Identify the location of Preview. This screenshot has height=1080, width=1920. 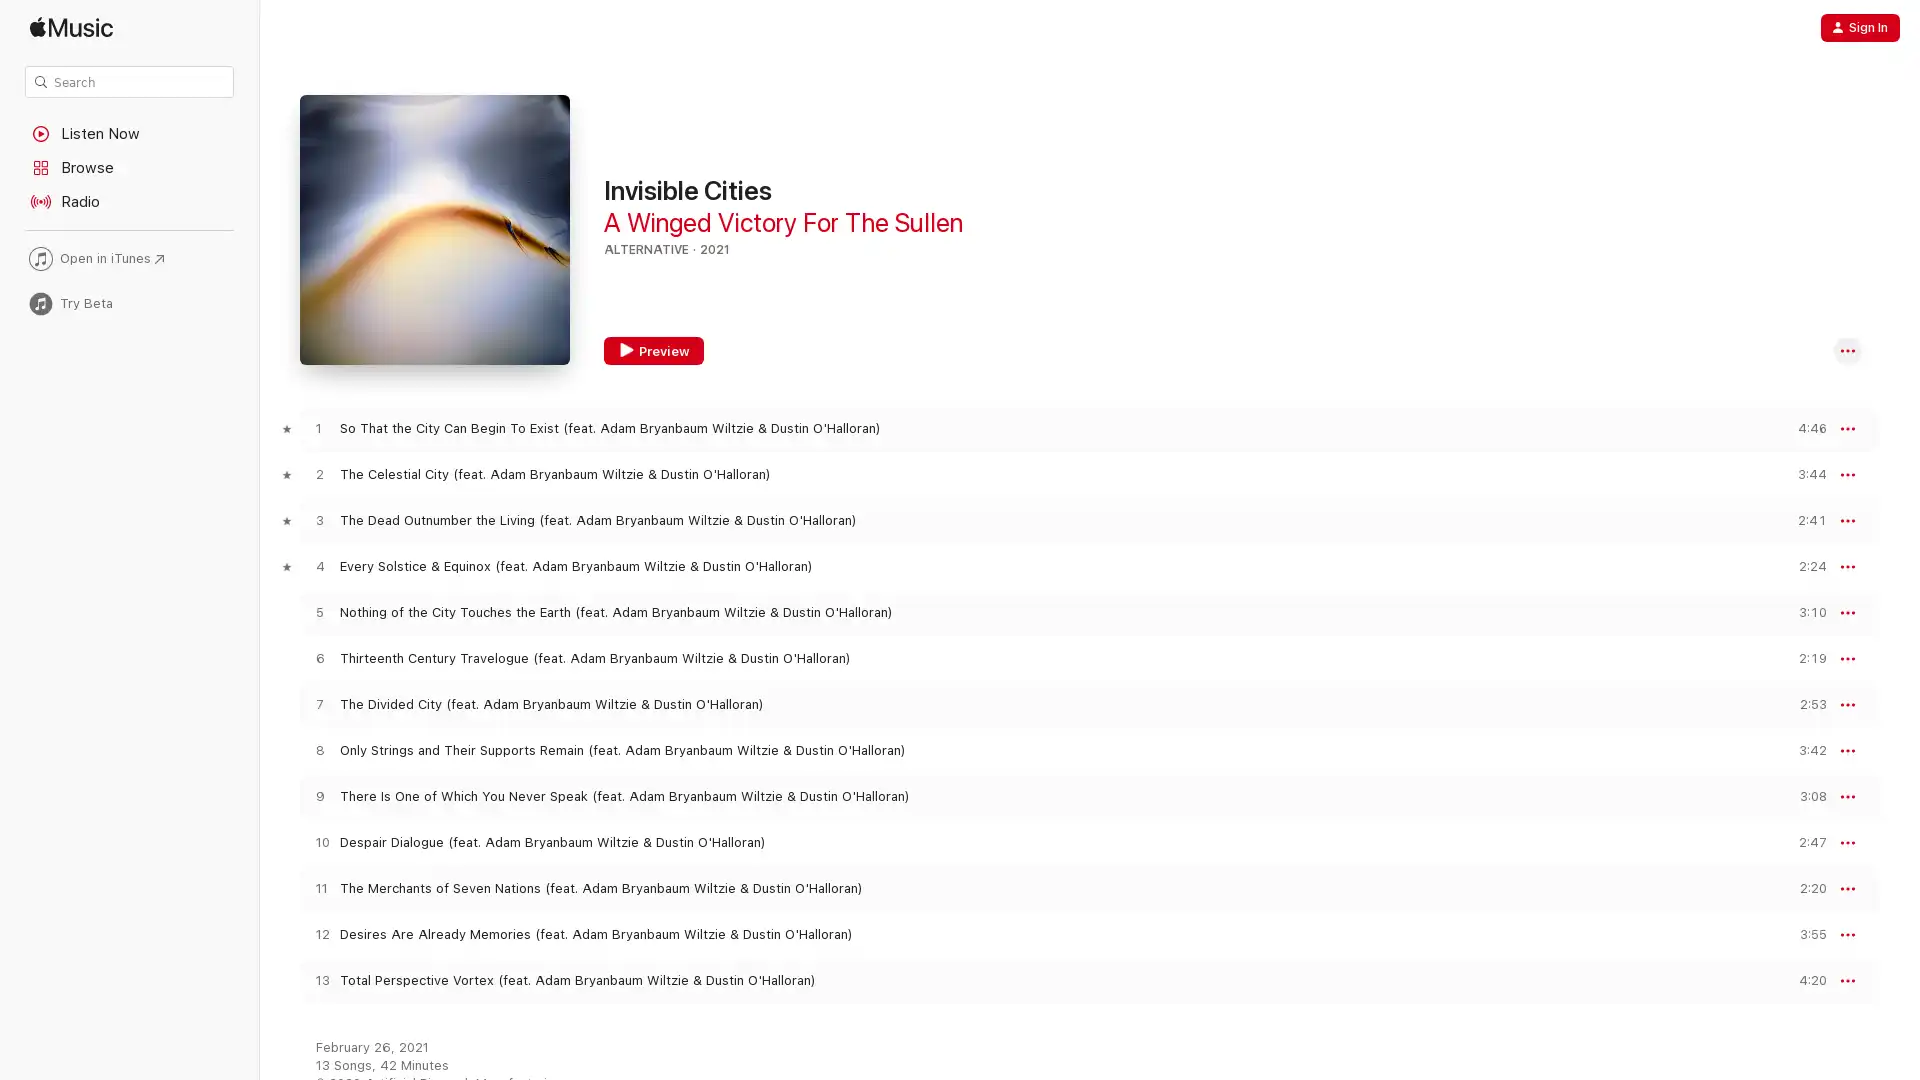
(1804, 842).